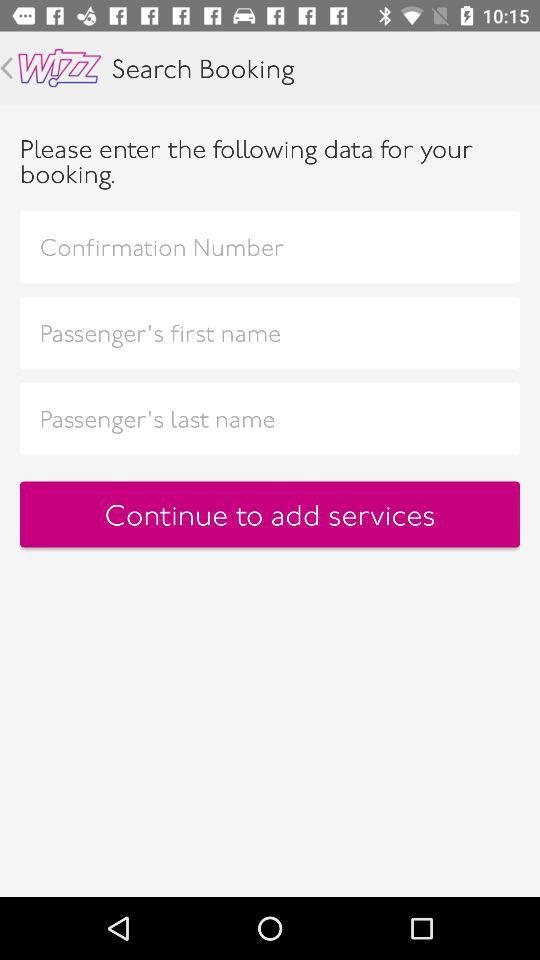  What do you see at coordinates (270, 332) in the screenshot?
I see `insert passenger 's first name` at bounding box center [270, 332].